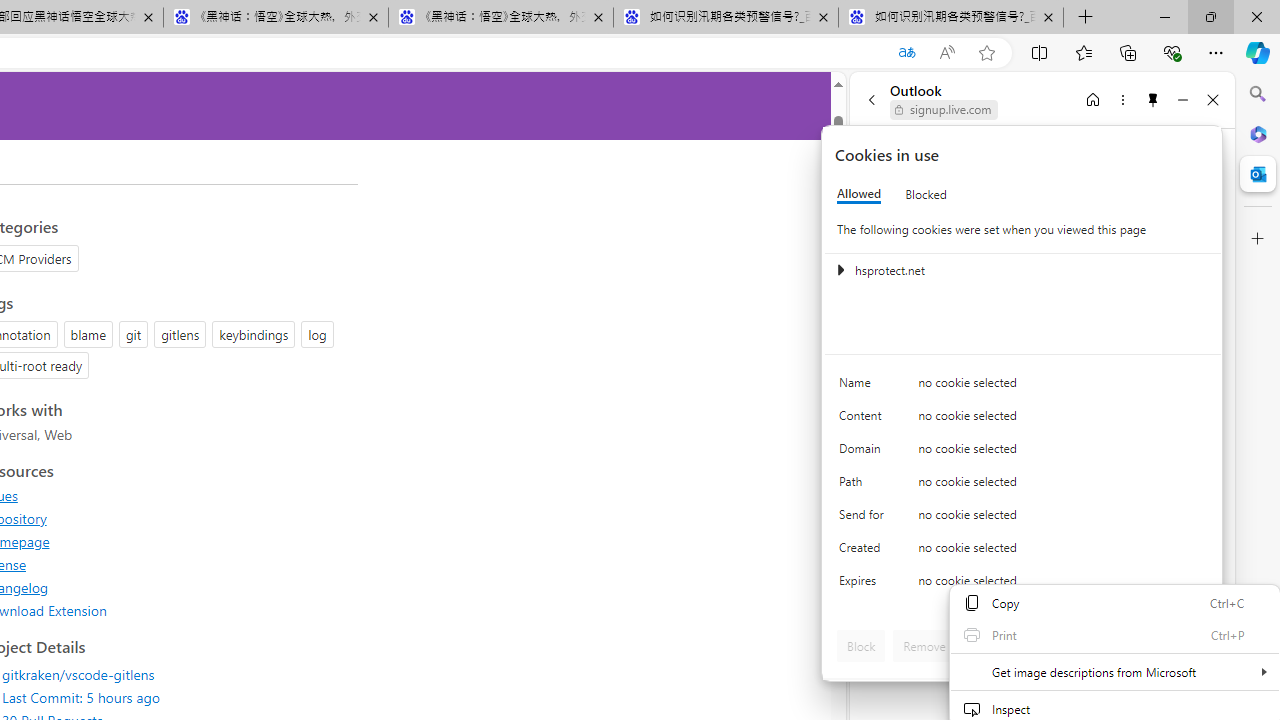 This screenshot has height=720, width=1280. Describe the element at coordinates (865, 419) in the screenshot. I see `'Content'` at that location.